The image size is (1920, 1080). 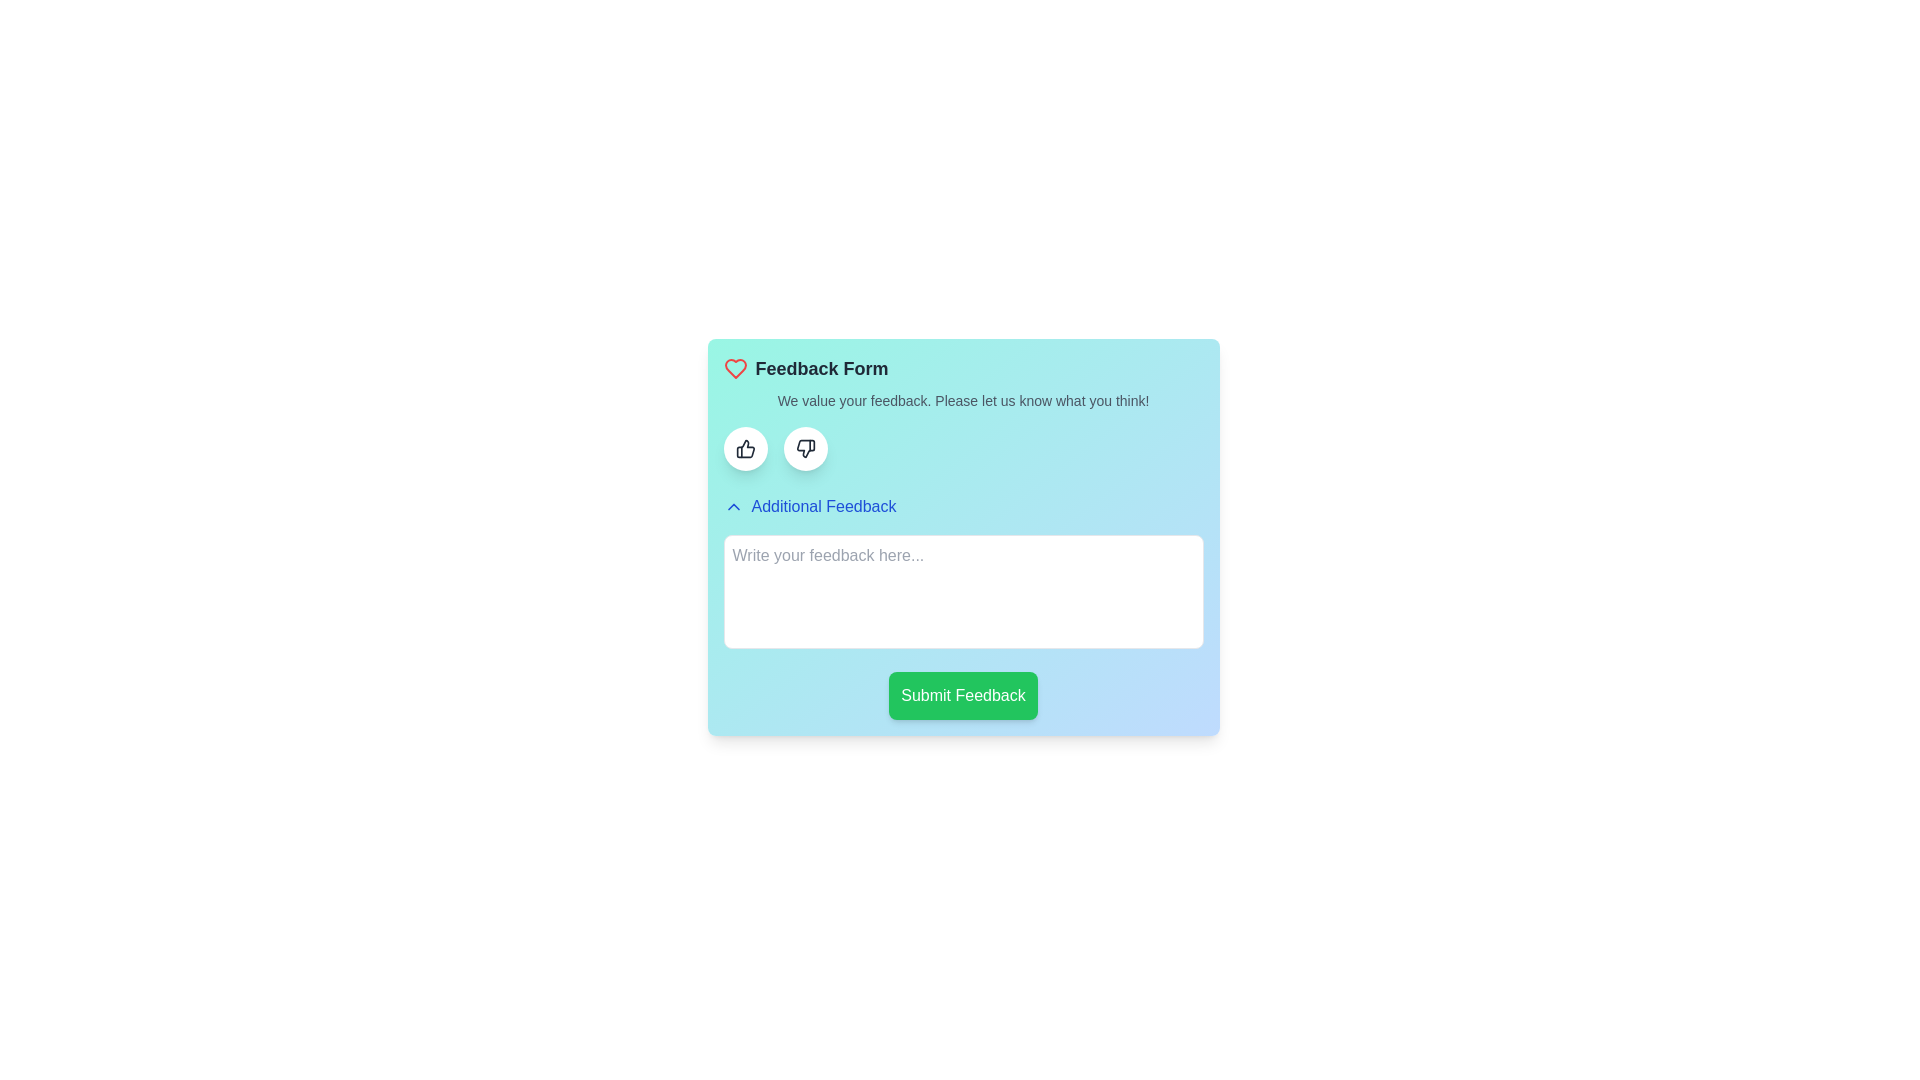 What do you see at coordinates (744, 447) in the screenshot?
I see `the thumbs-up button inside the 'Feedback Form' panel to express positive feedback` at bounding box center [744, 447].